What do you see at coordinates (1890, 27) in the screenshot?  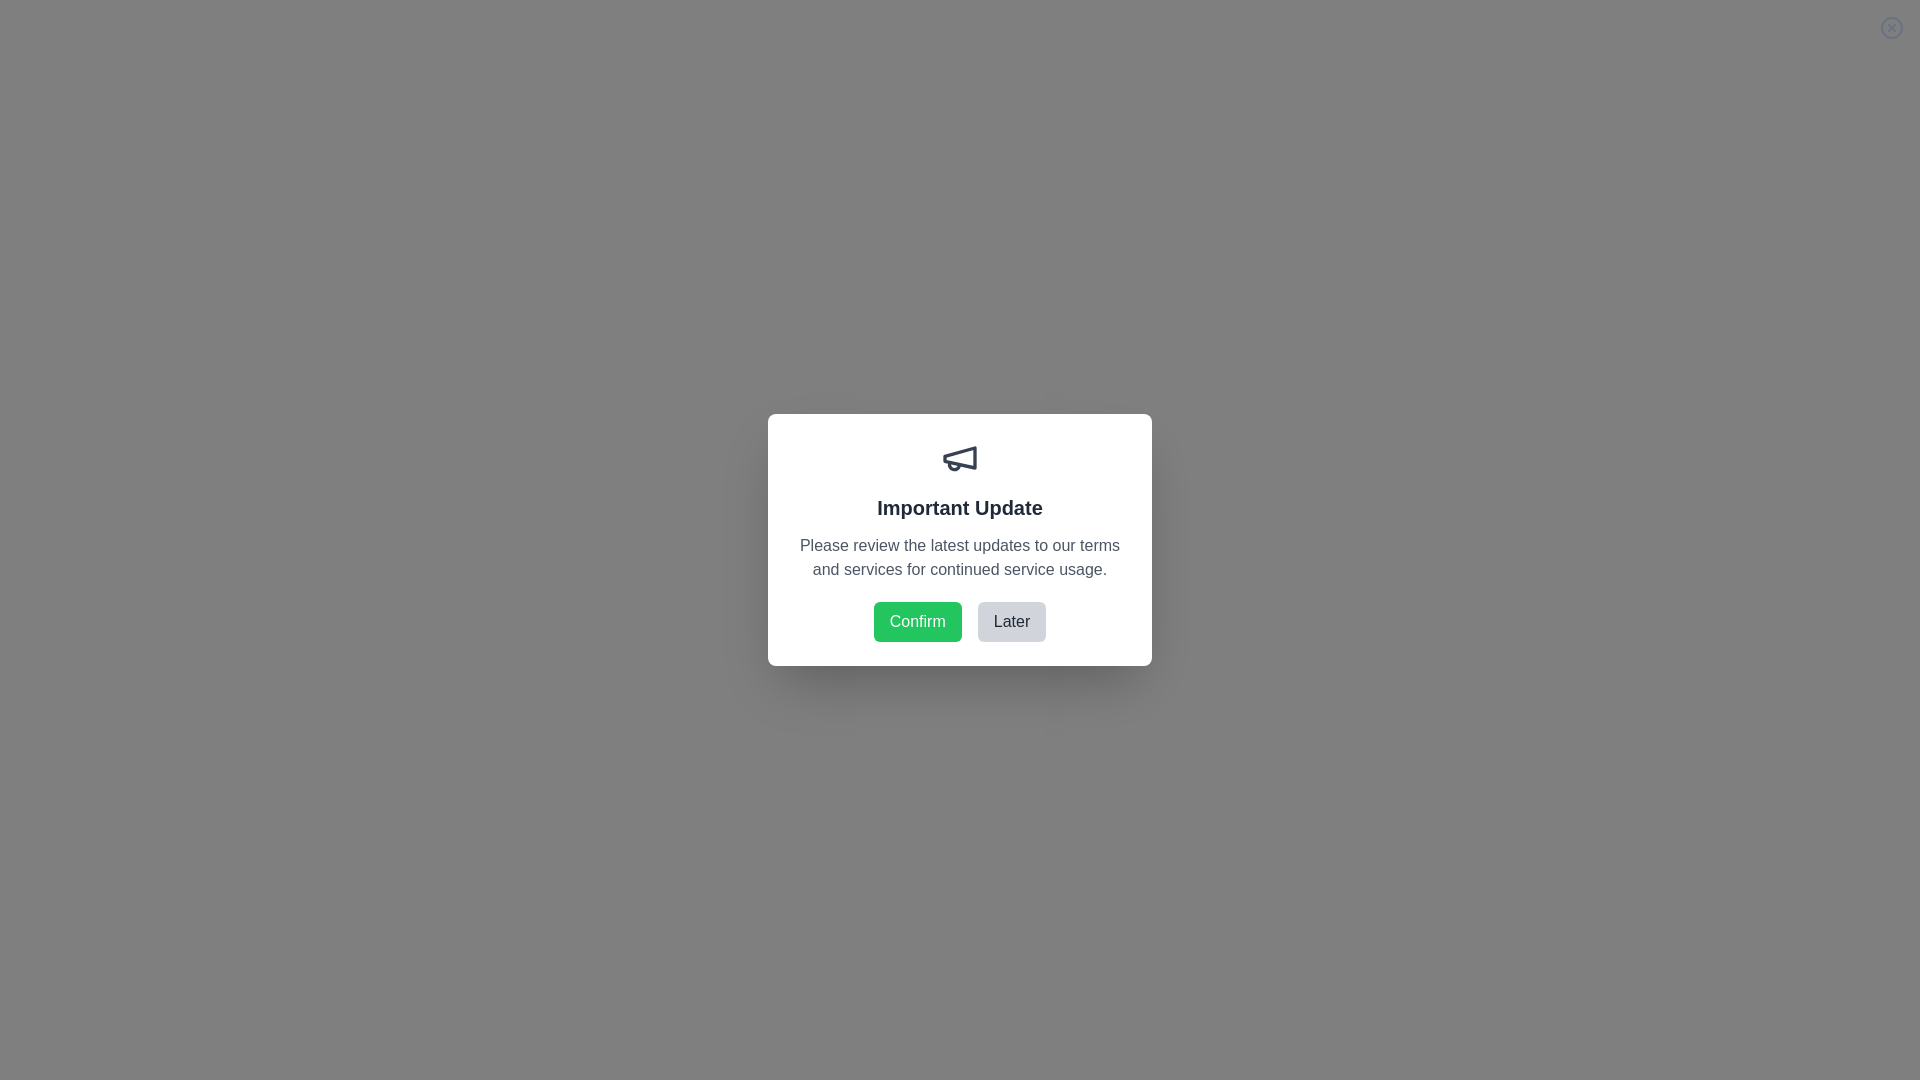 I see `the close button located in the top-right corner of the dialog` at bounding box center [1890, 27].